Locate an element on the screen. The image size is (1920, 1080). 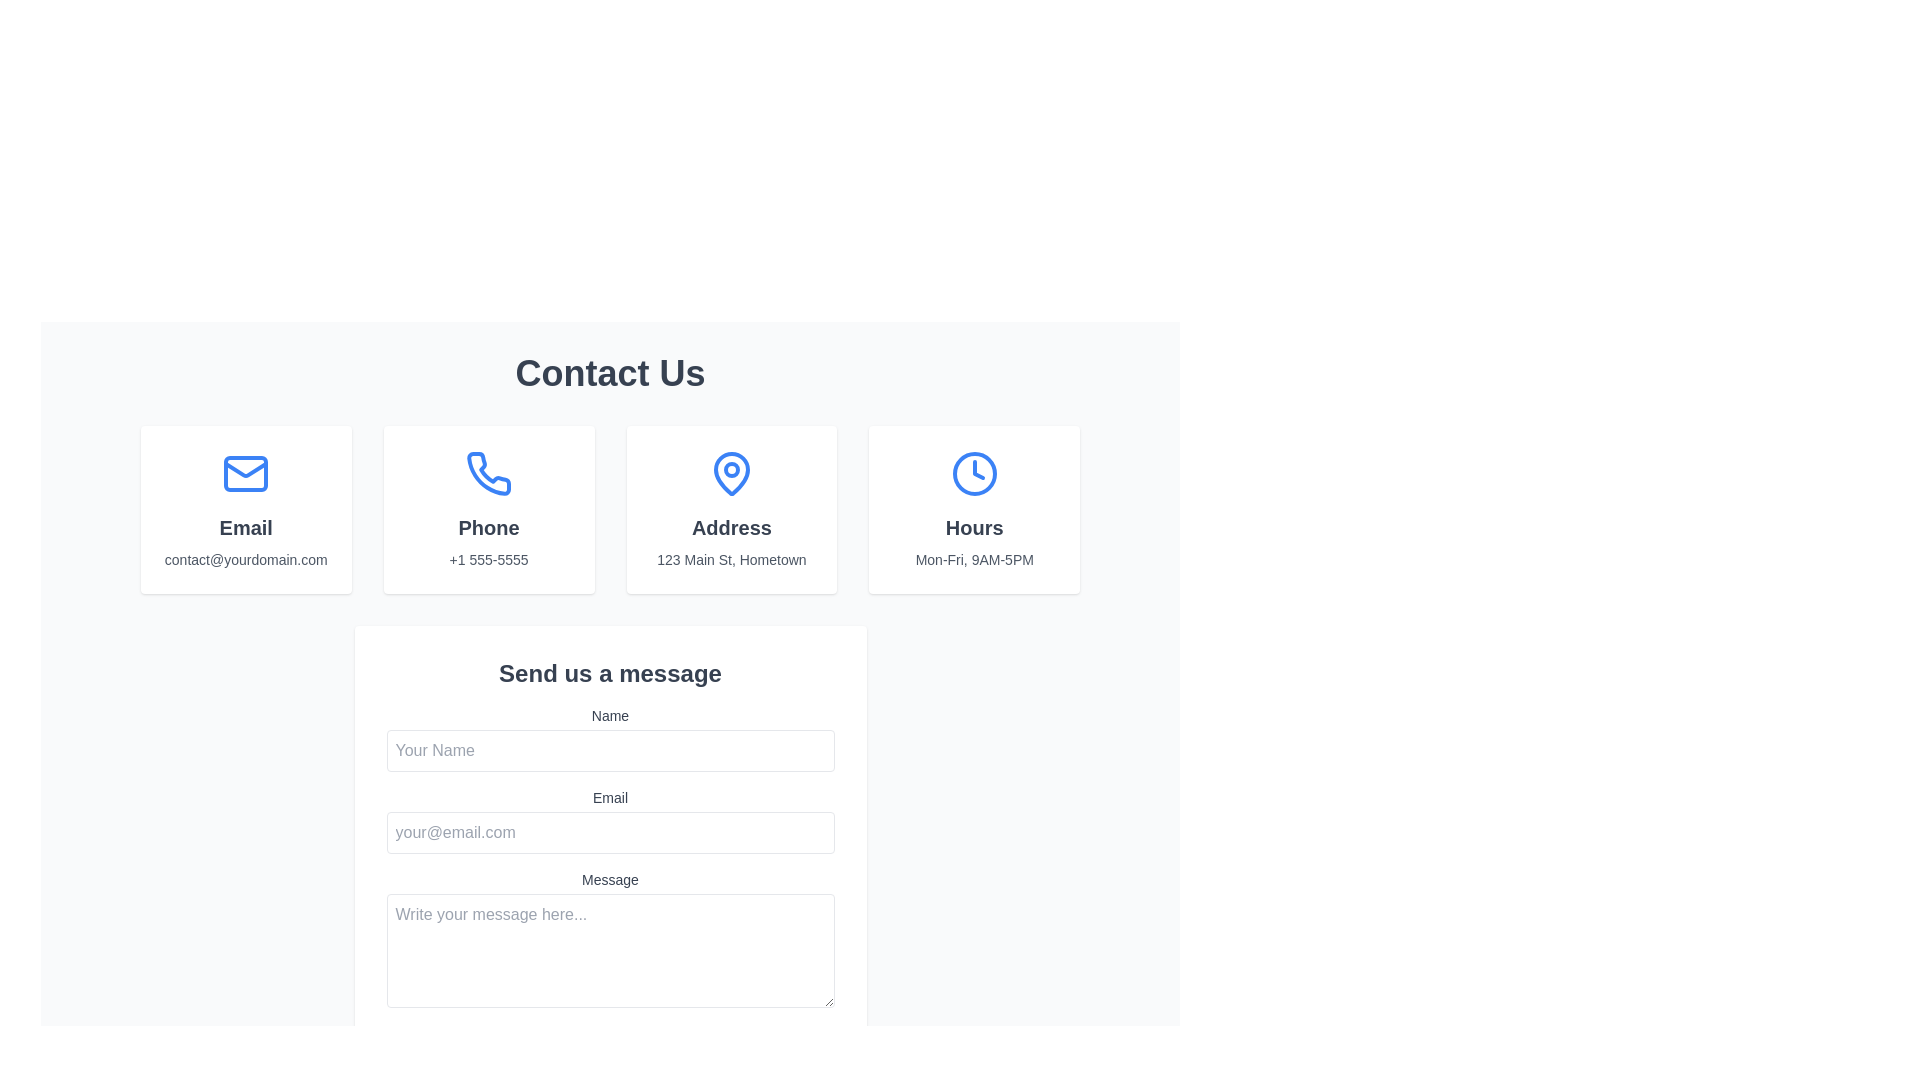
the clock icon representing operating hours located in the 'Hours' section, positioned as the fourth item after 'Email', 'Phone', and 'Address' is located at coordinates (974, 474).